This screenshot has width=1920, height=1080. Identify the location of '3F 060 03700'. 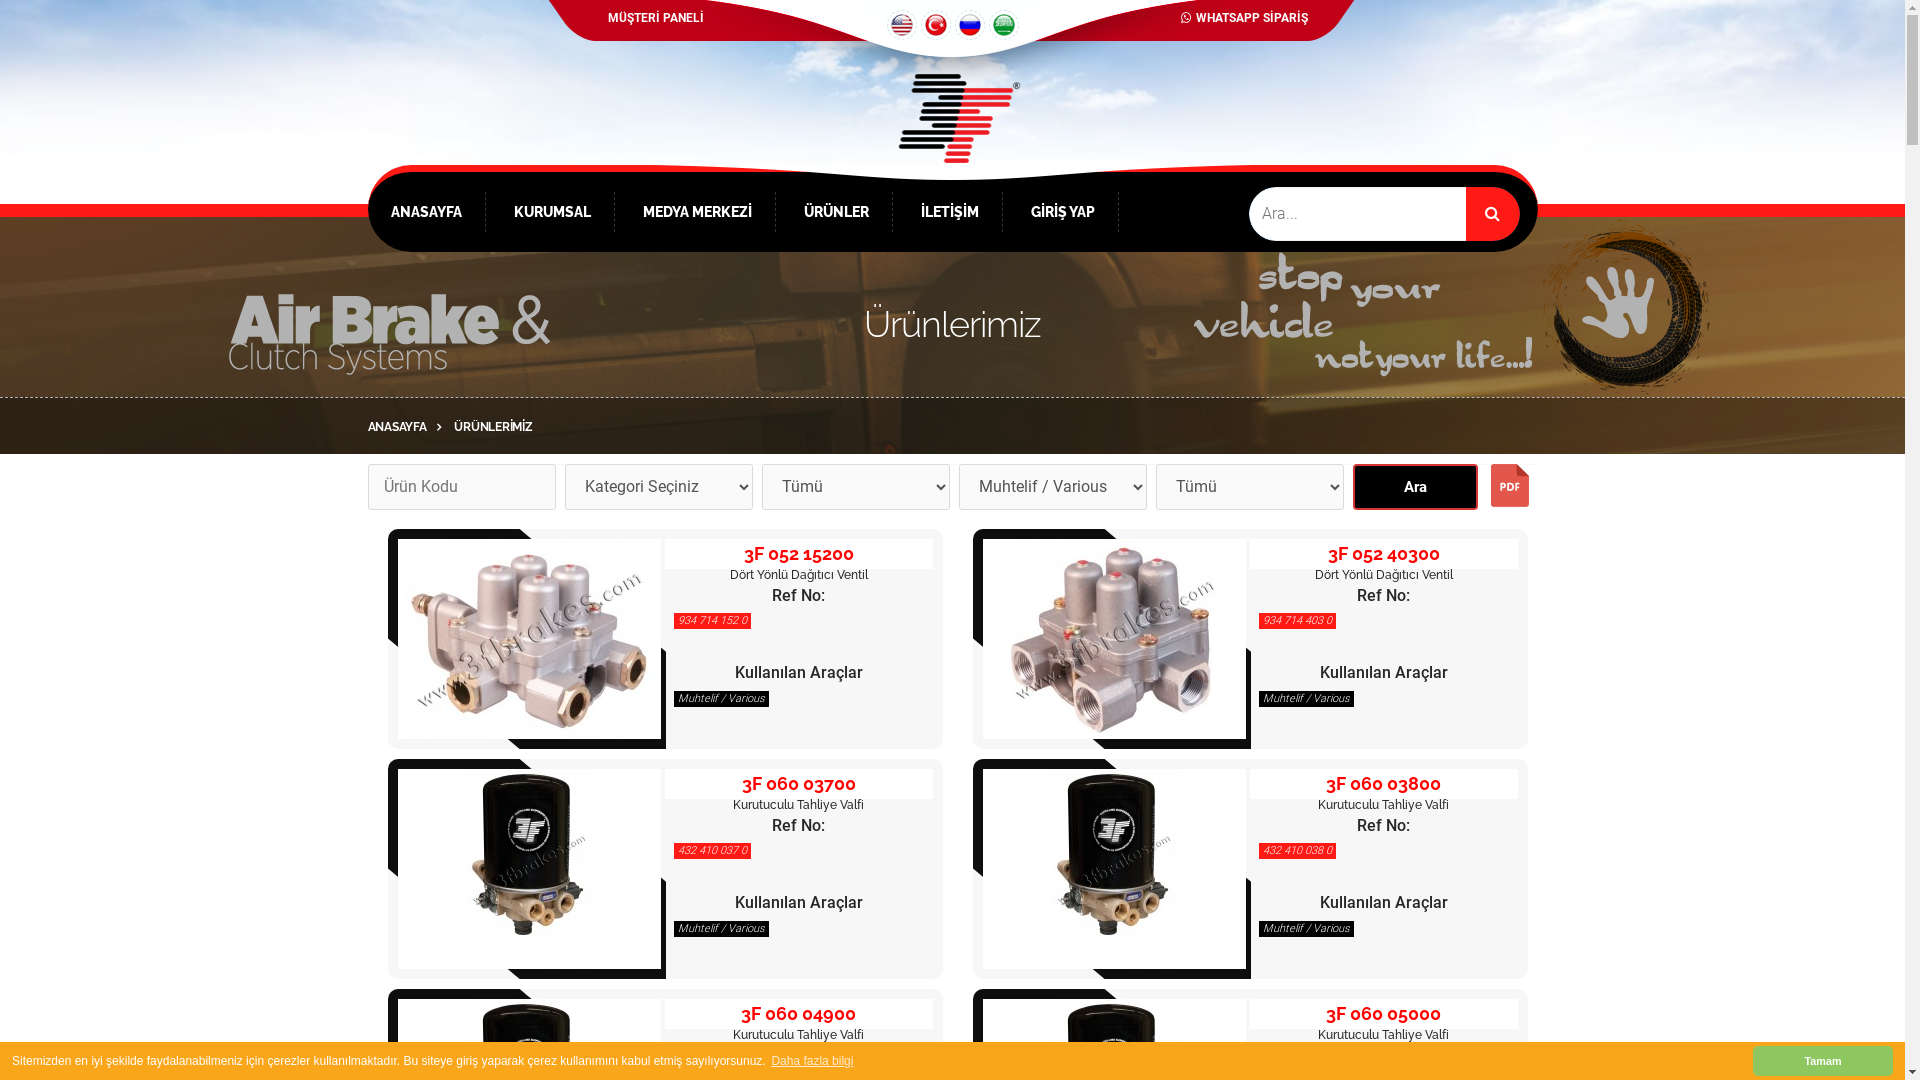
(797, 782).